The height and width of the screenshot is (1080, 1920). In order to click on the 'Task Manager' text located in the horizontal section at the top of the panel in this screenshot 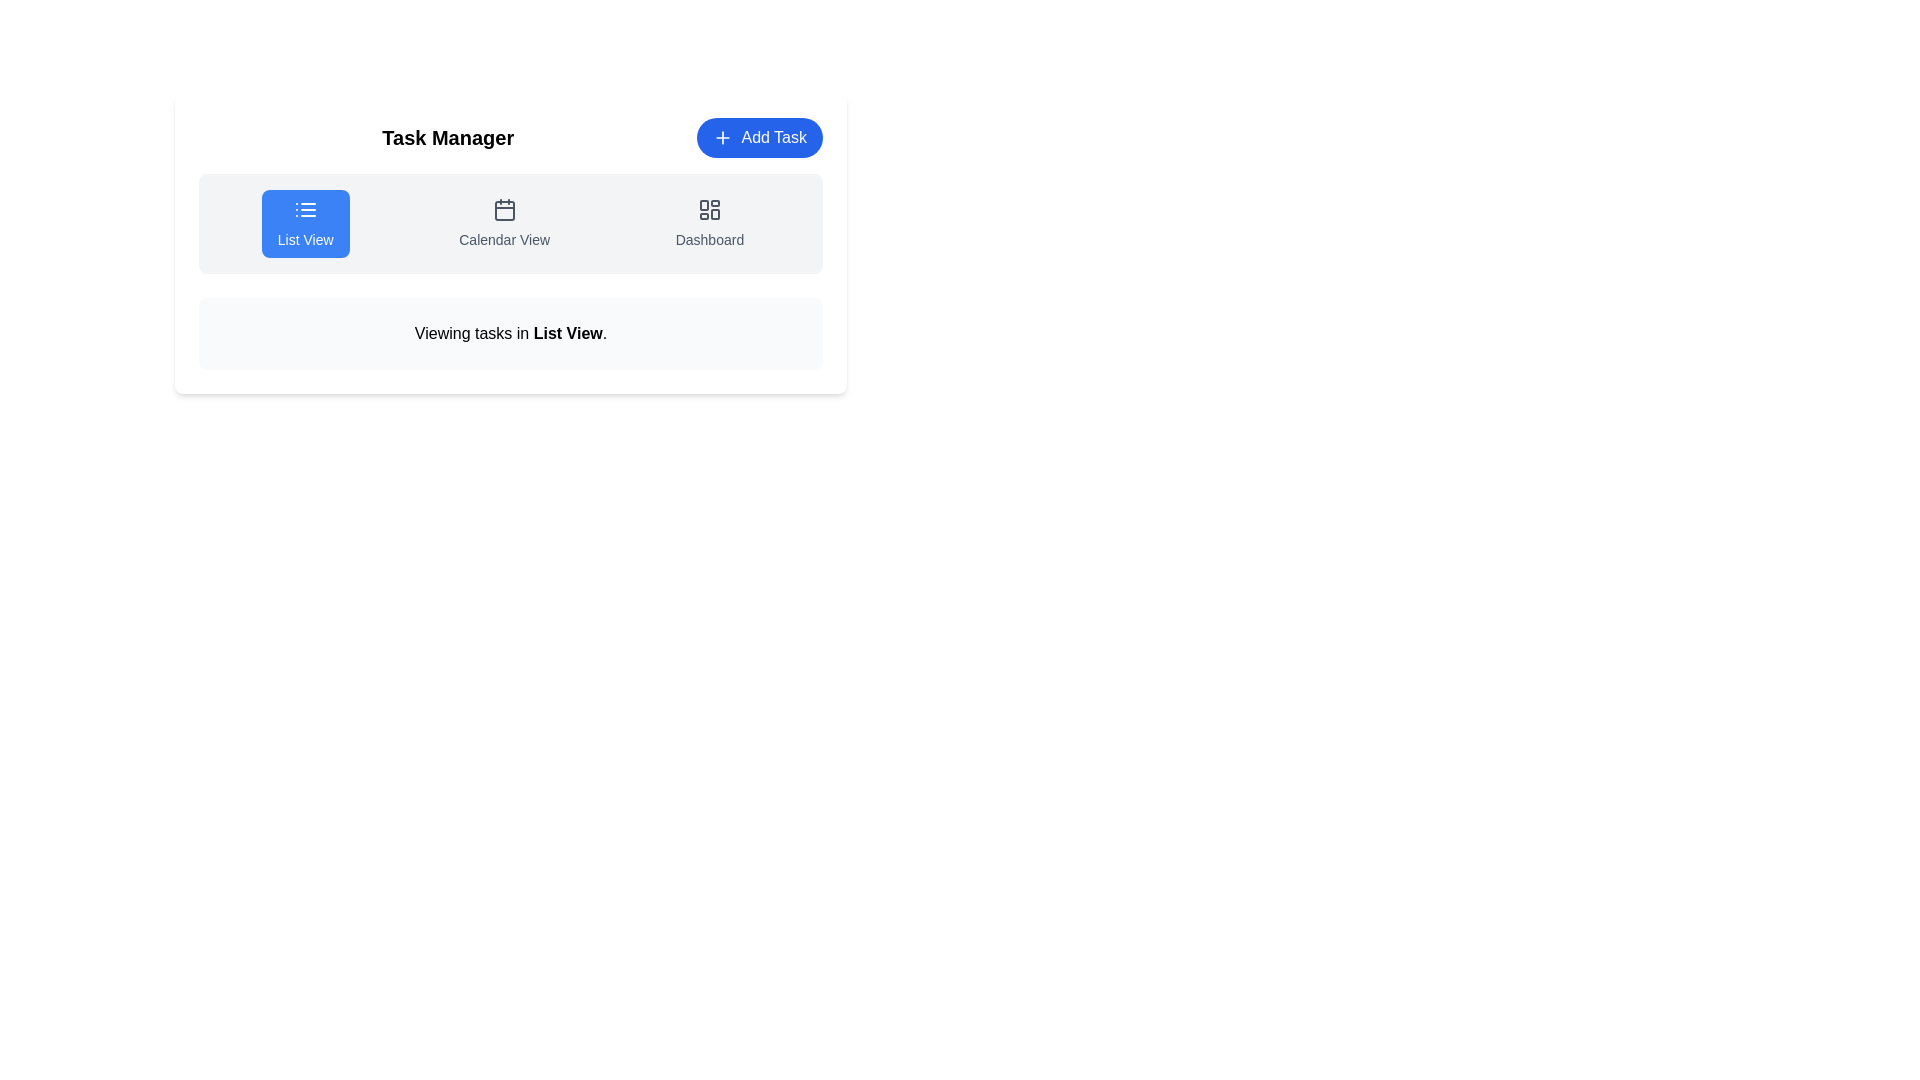, I will do `click(510, 137)`.